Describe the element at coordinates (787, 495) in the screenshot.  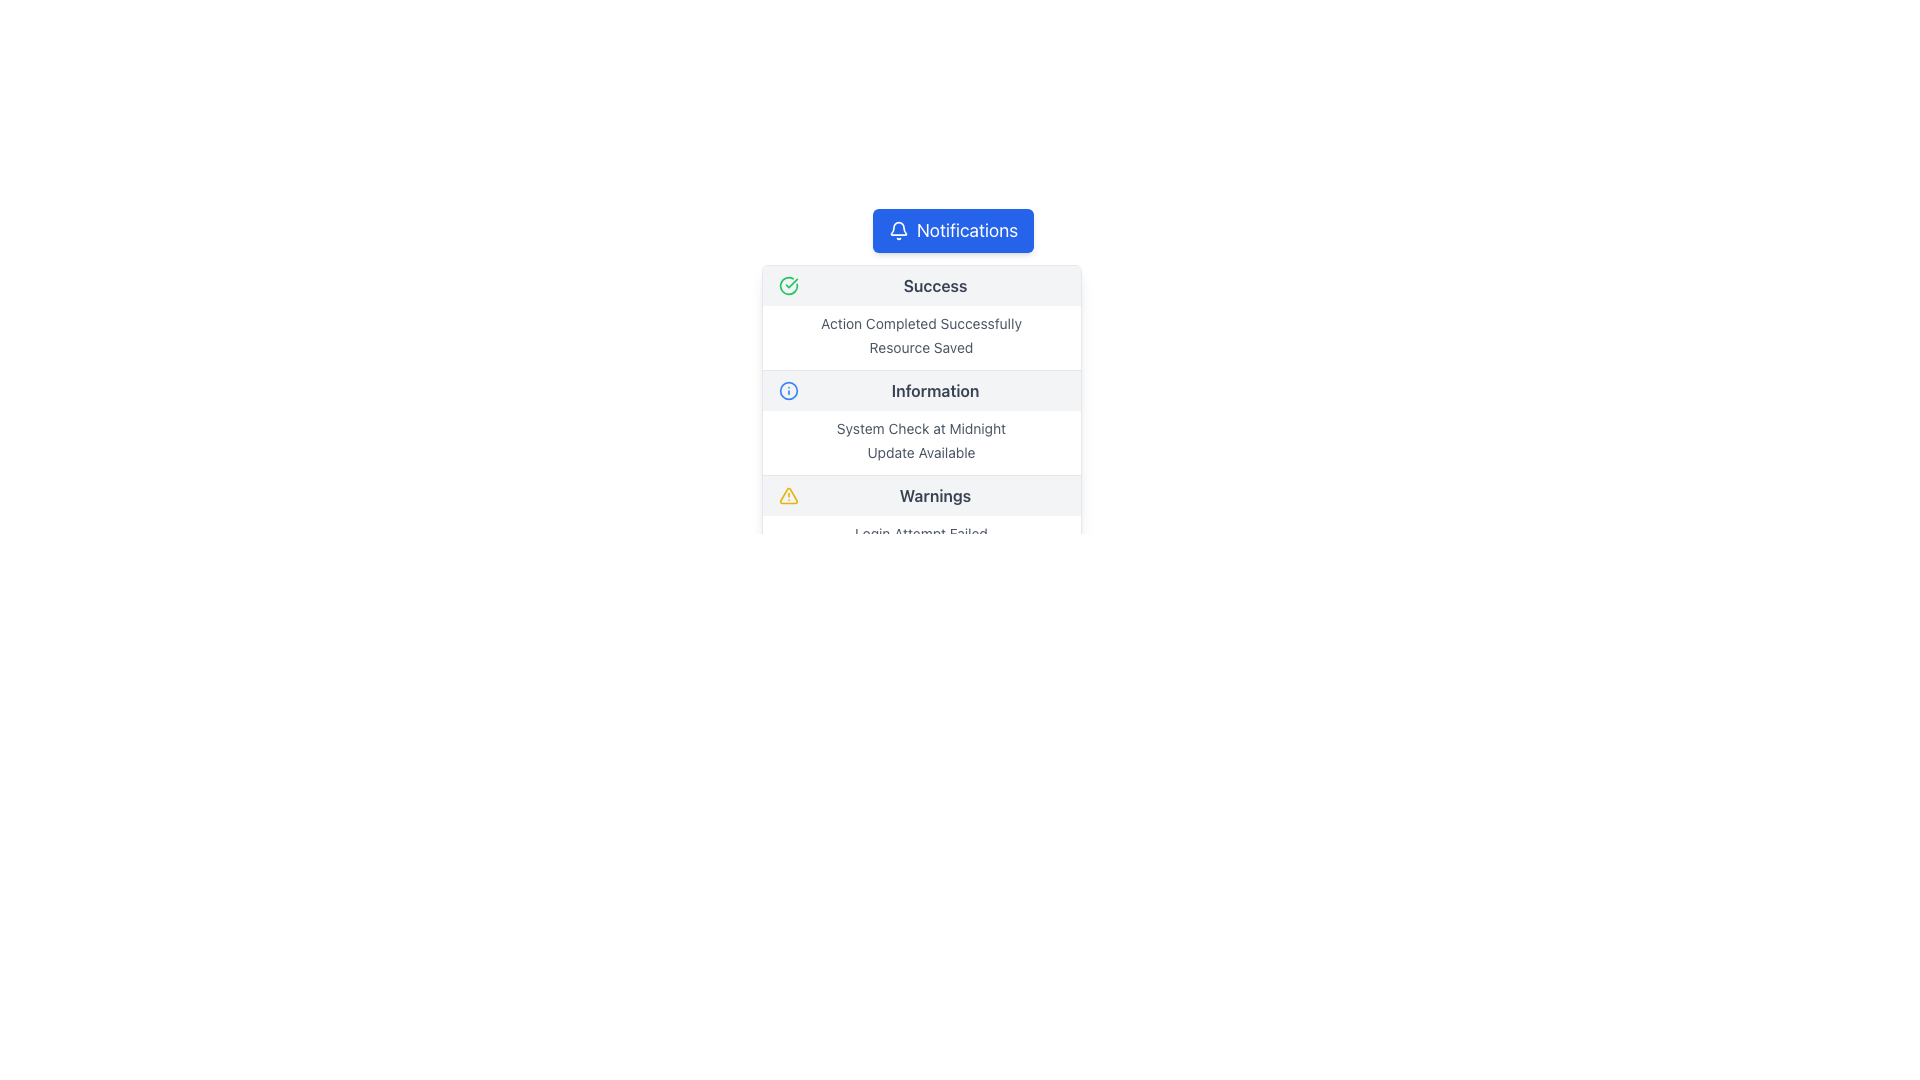
I see `the visual warning indicator icon located at the leftmost side of the 'Warnings' section in the notification list` at that location.